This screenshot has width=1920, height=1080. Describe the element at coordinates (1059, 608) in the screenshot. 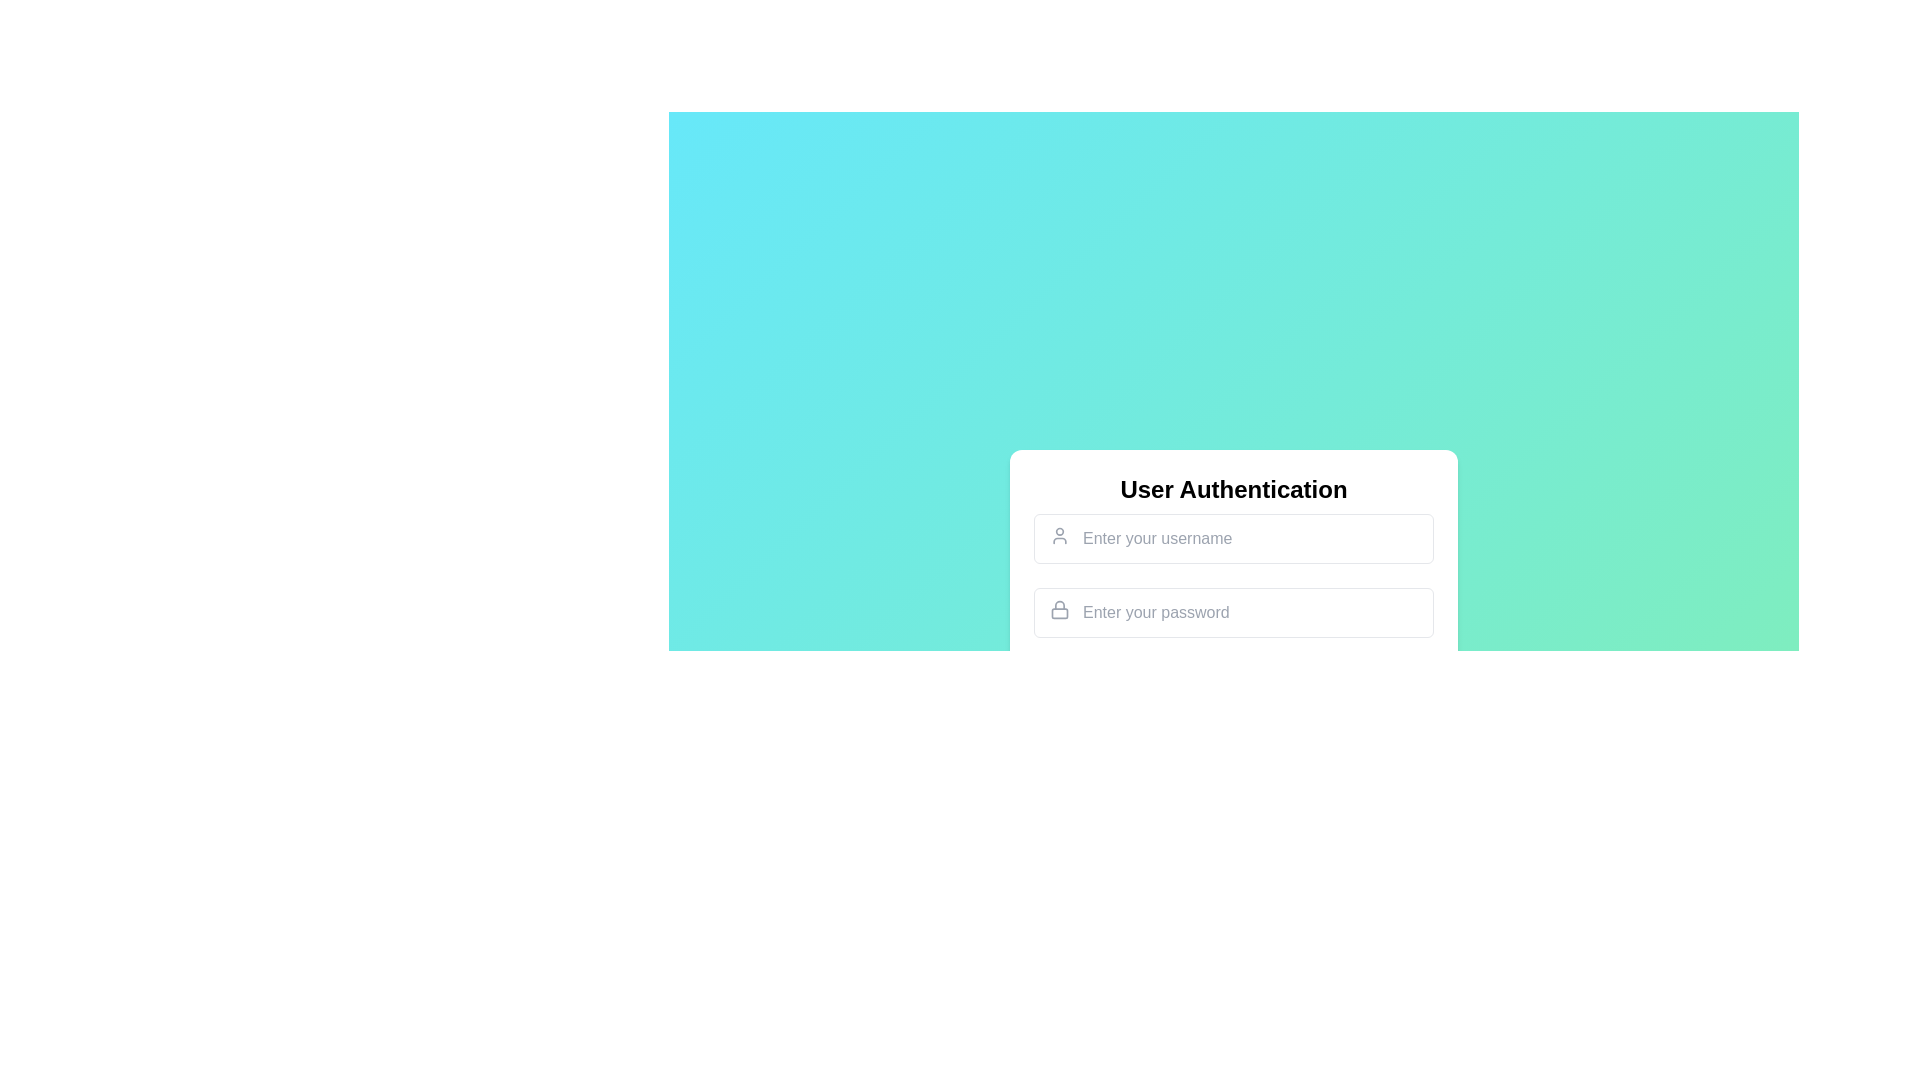

I see `the password icon located on the left side of the password input field, which visually indicates the purpose of the adjacent input field for entering a password` at that location.